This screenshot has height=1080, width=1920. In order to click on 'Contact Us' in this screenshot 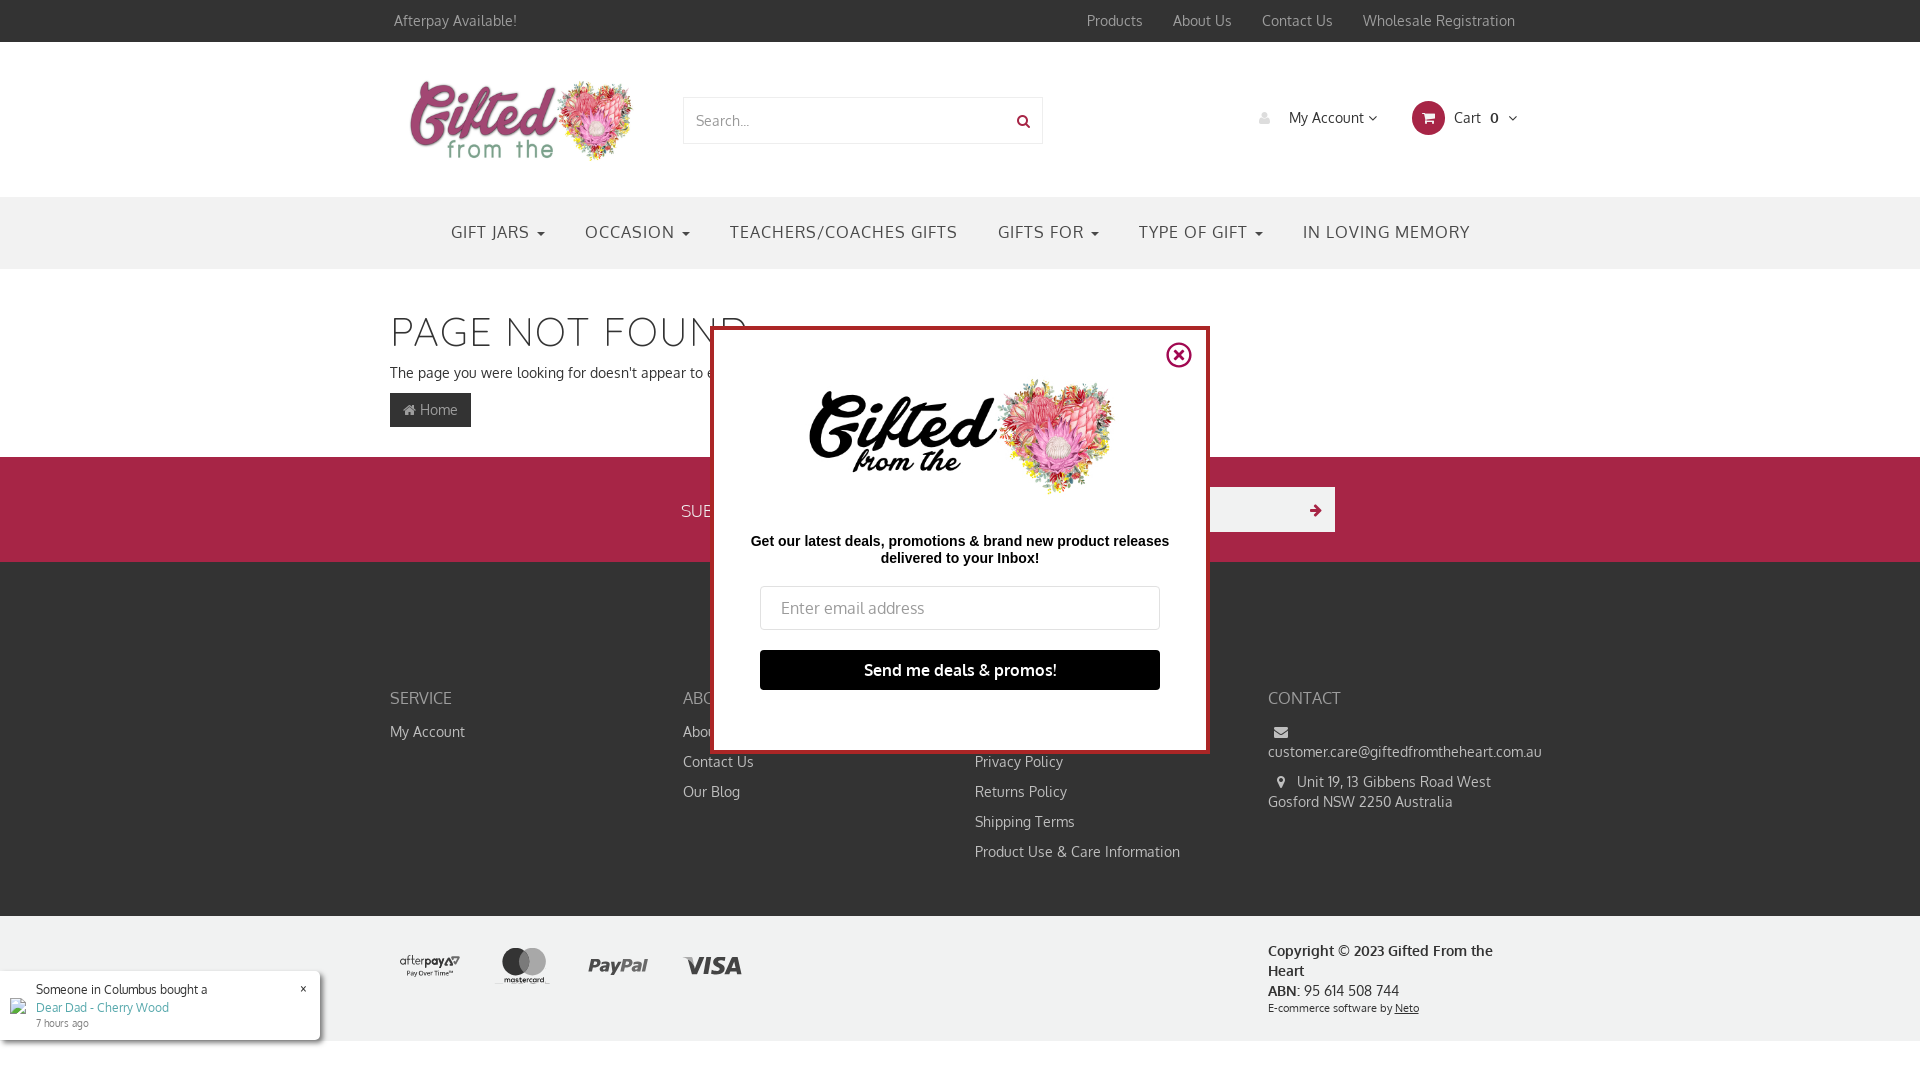, I will do `click(667, 762)`.